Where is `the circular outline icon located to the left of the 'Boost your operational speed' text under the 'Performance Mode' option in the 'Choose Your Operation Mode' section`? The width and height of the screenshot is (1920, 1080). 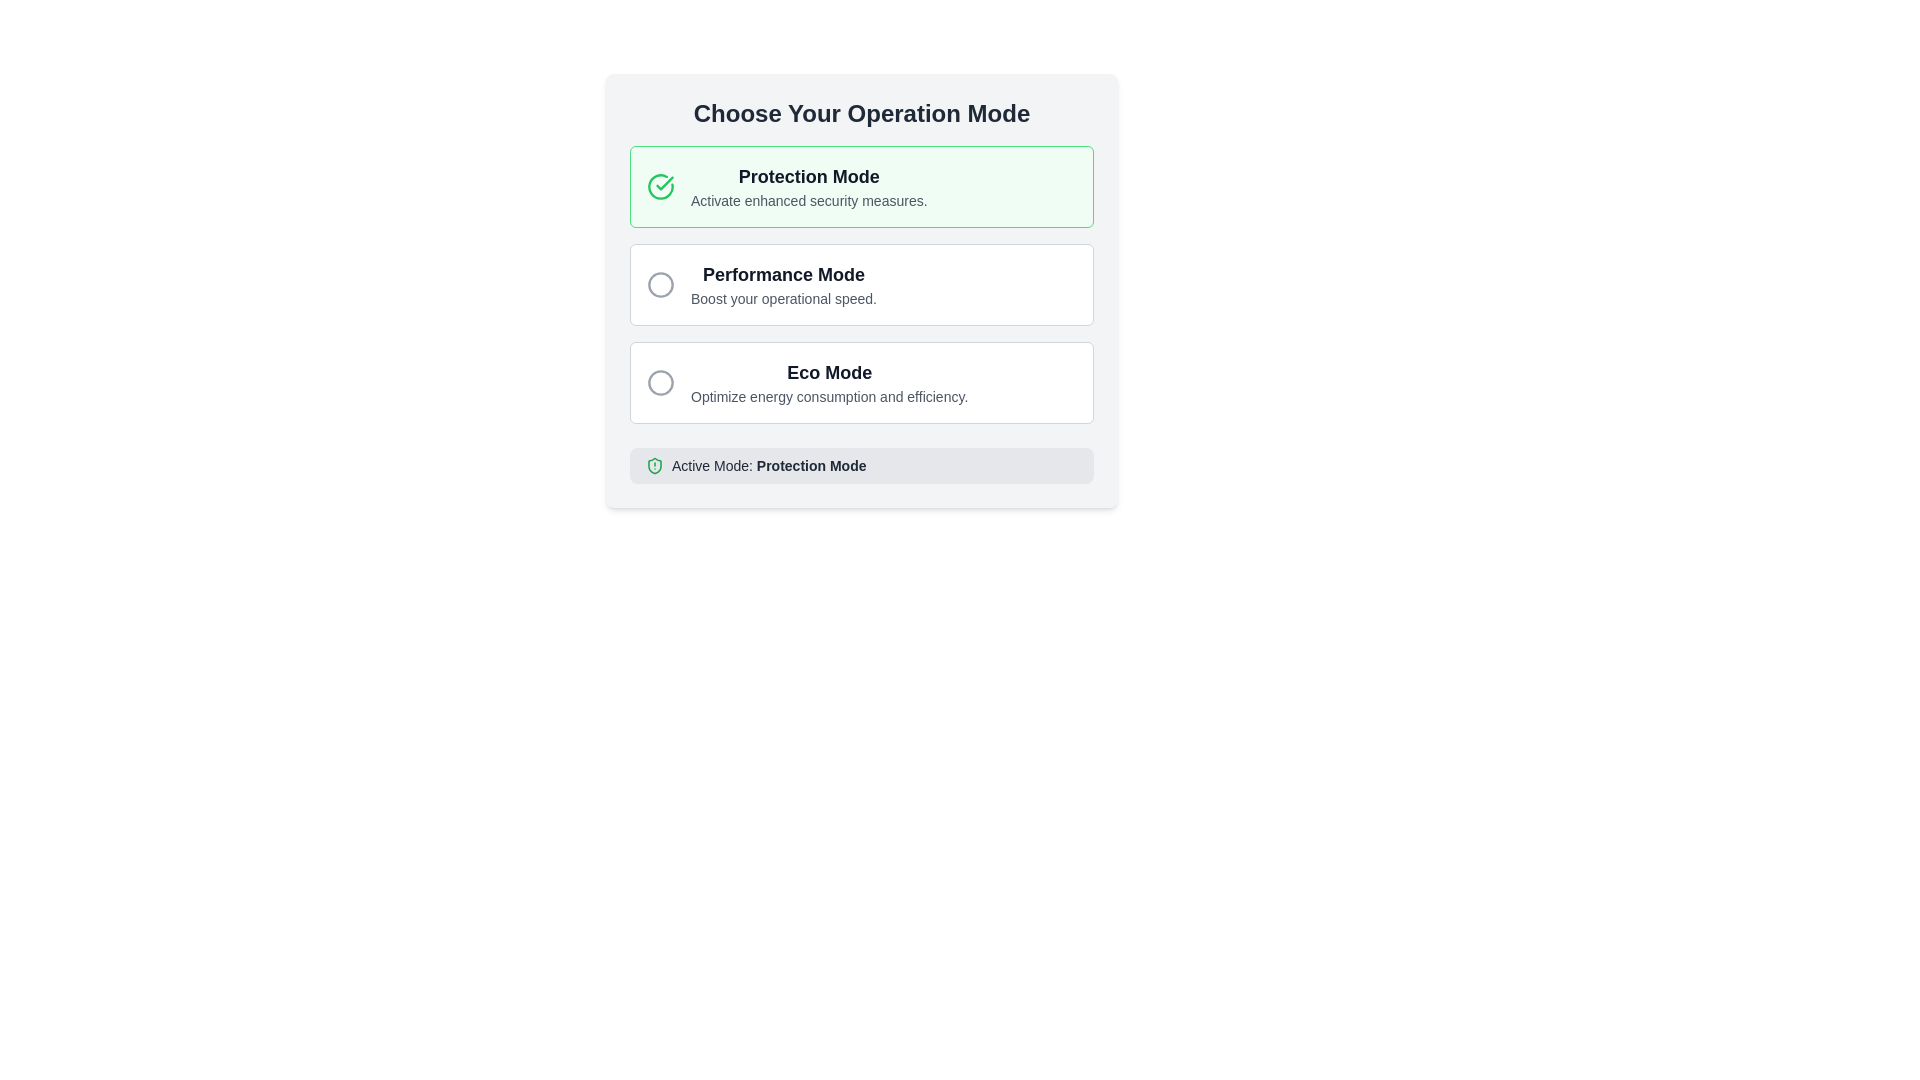
the circular outline icon located to the left of the 'Boost your operational speed' text under the 'Performance Mode' option in the 'Choose Your Operation Mode' section is located at coordinates (661, 285).